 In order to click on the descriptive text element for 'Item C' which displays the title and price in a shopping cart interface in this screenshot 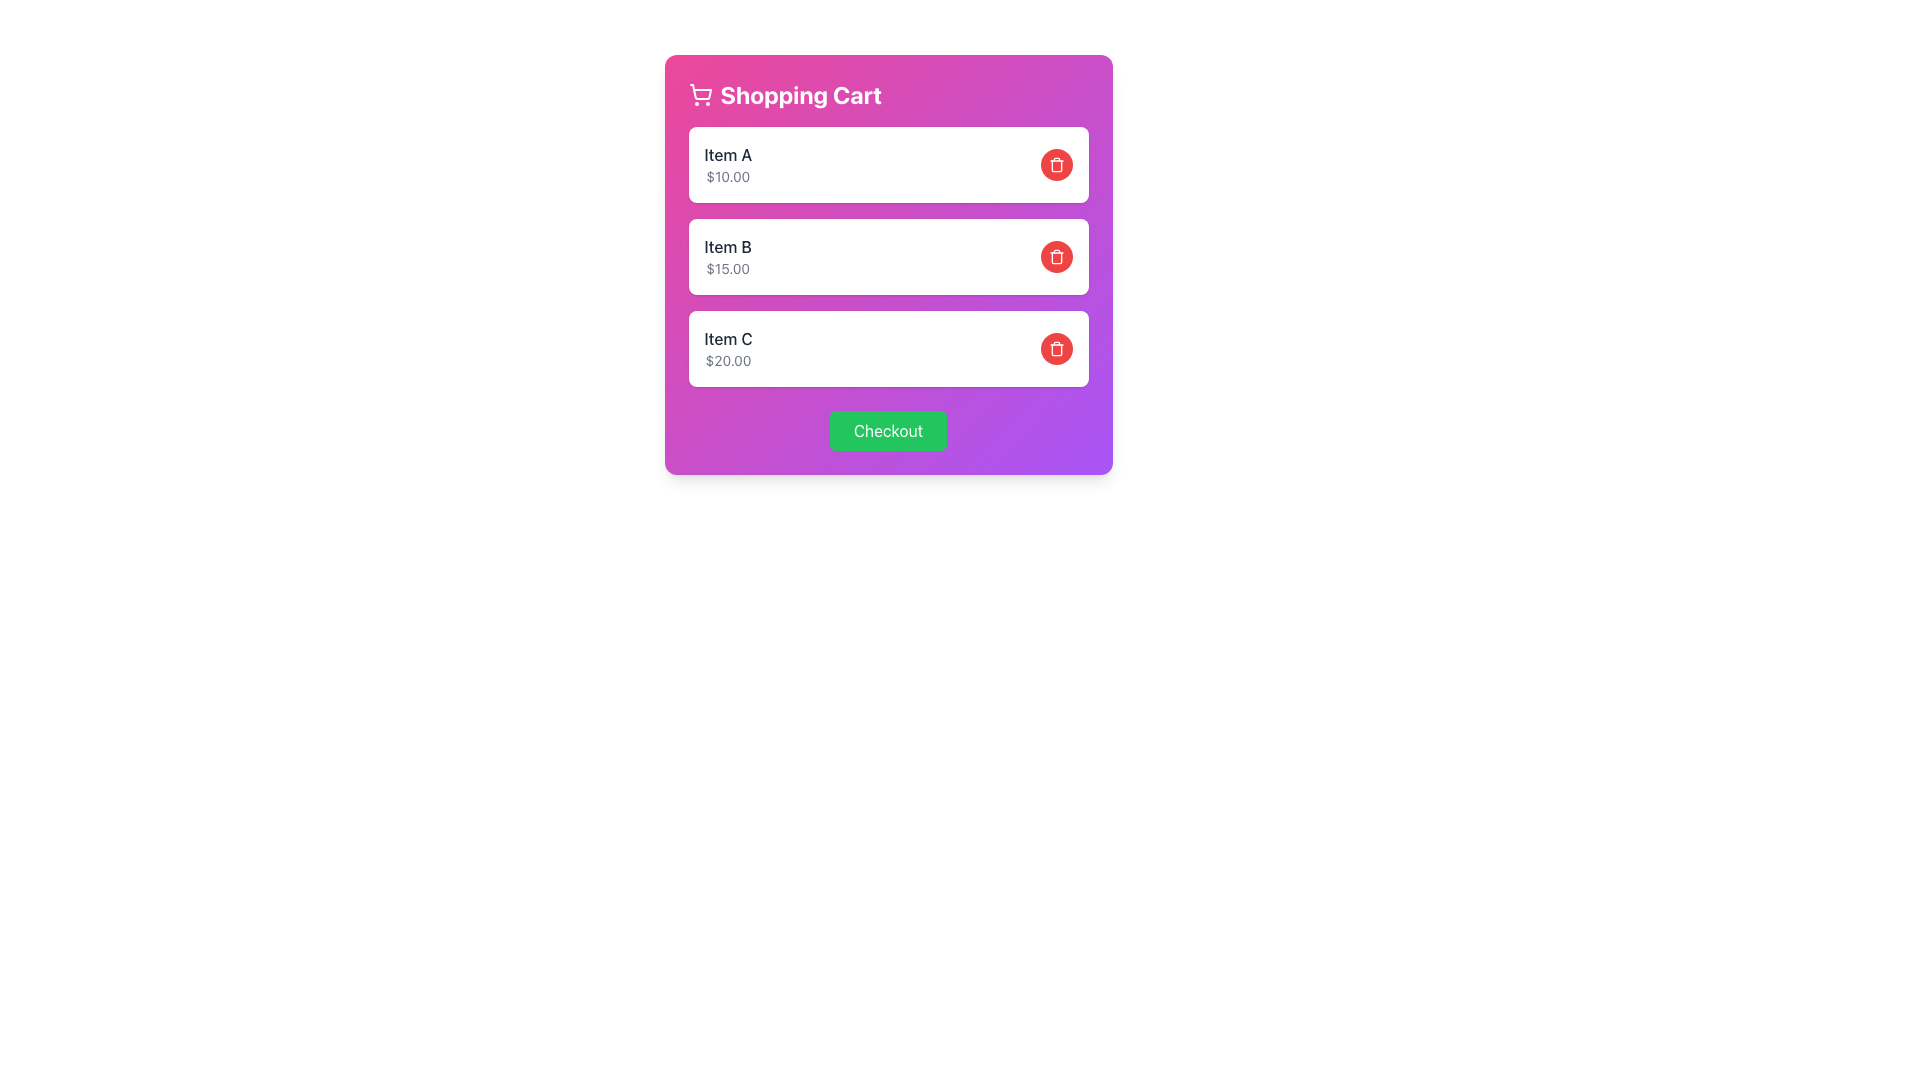, I will do `click(727, 347)`.